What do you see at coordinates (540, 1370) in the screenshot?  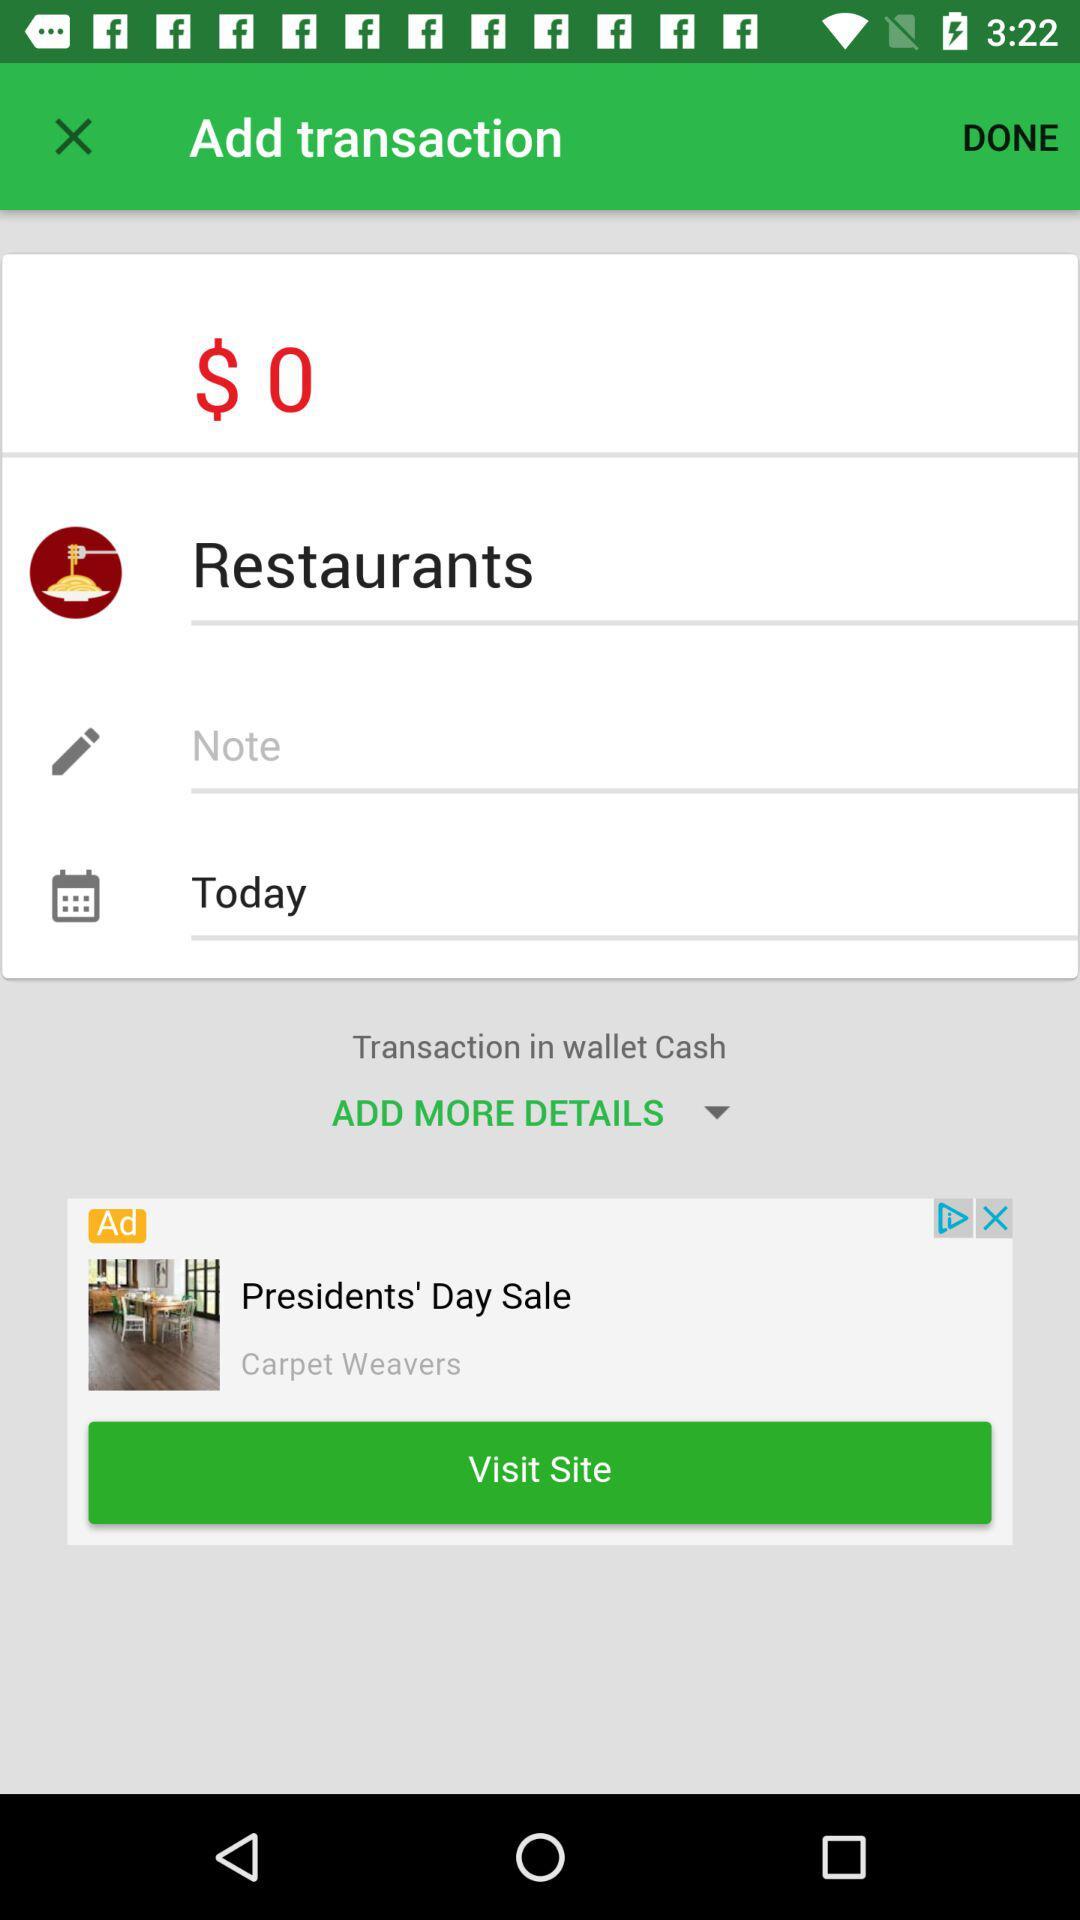 I see `open advertisement` at bounding box center [540, 1370].